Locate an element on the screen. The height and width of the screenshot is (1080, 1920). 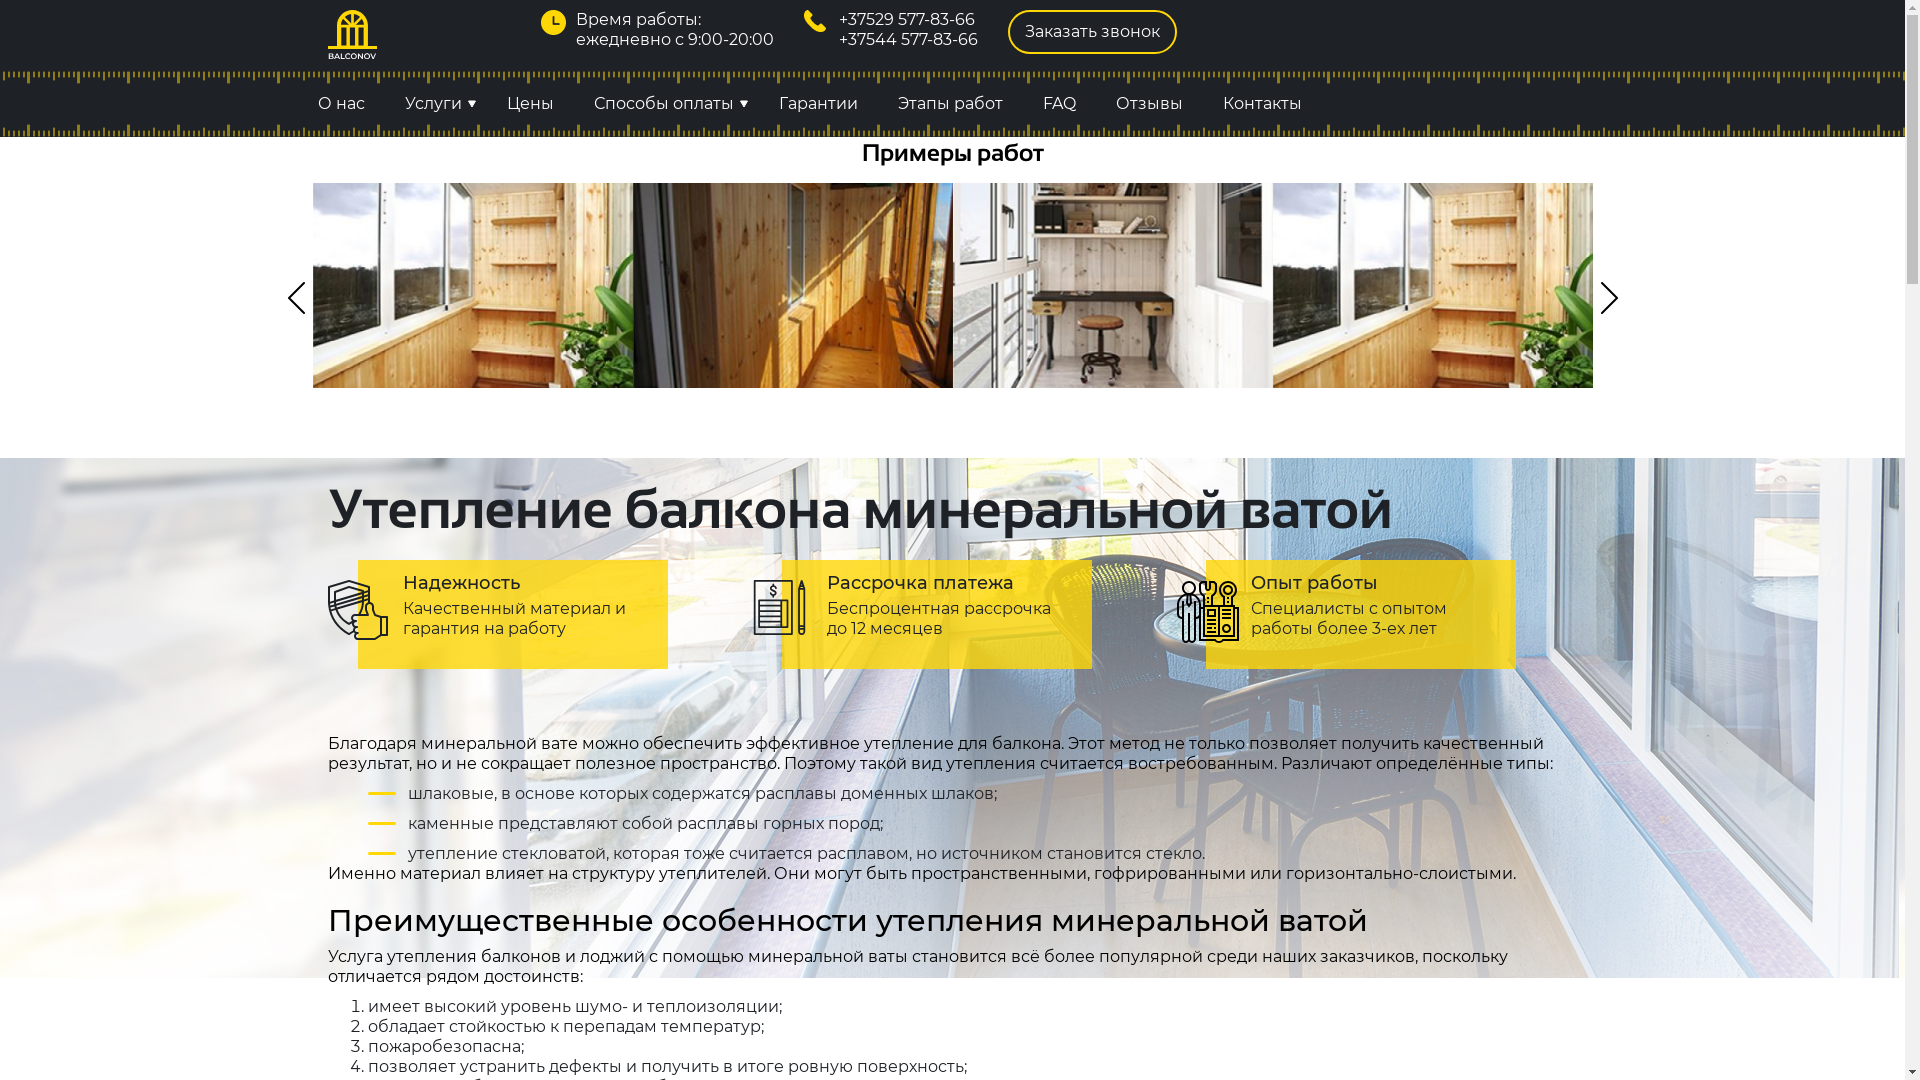
'+37544 577-83-66' is located at coordinates (907, 39).